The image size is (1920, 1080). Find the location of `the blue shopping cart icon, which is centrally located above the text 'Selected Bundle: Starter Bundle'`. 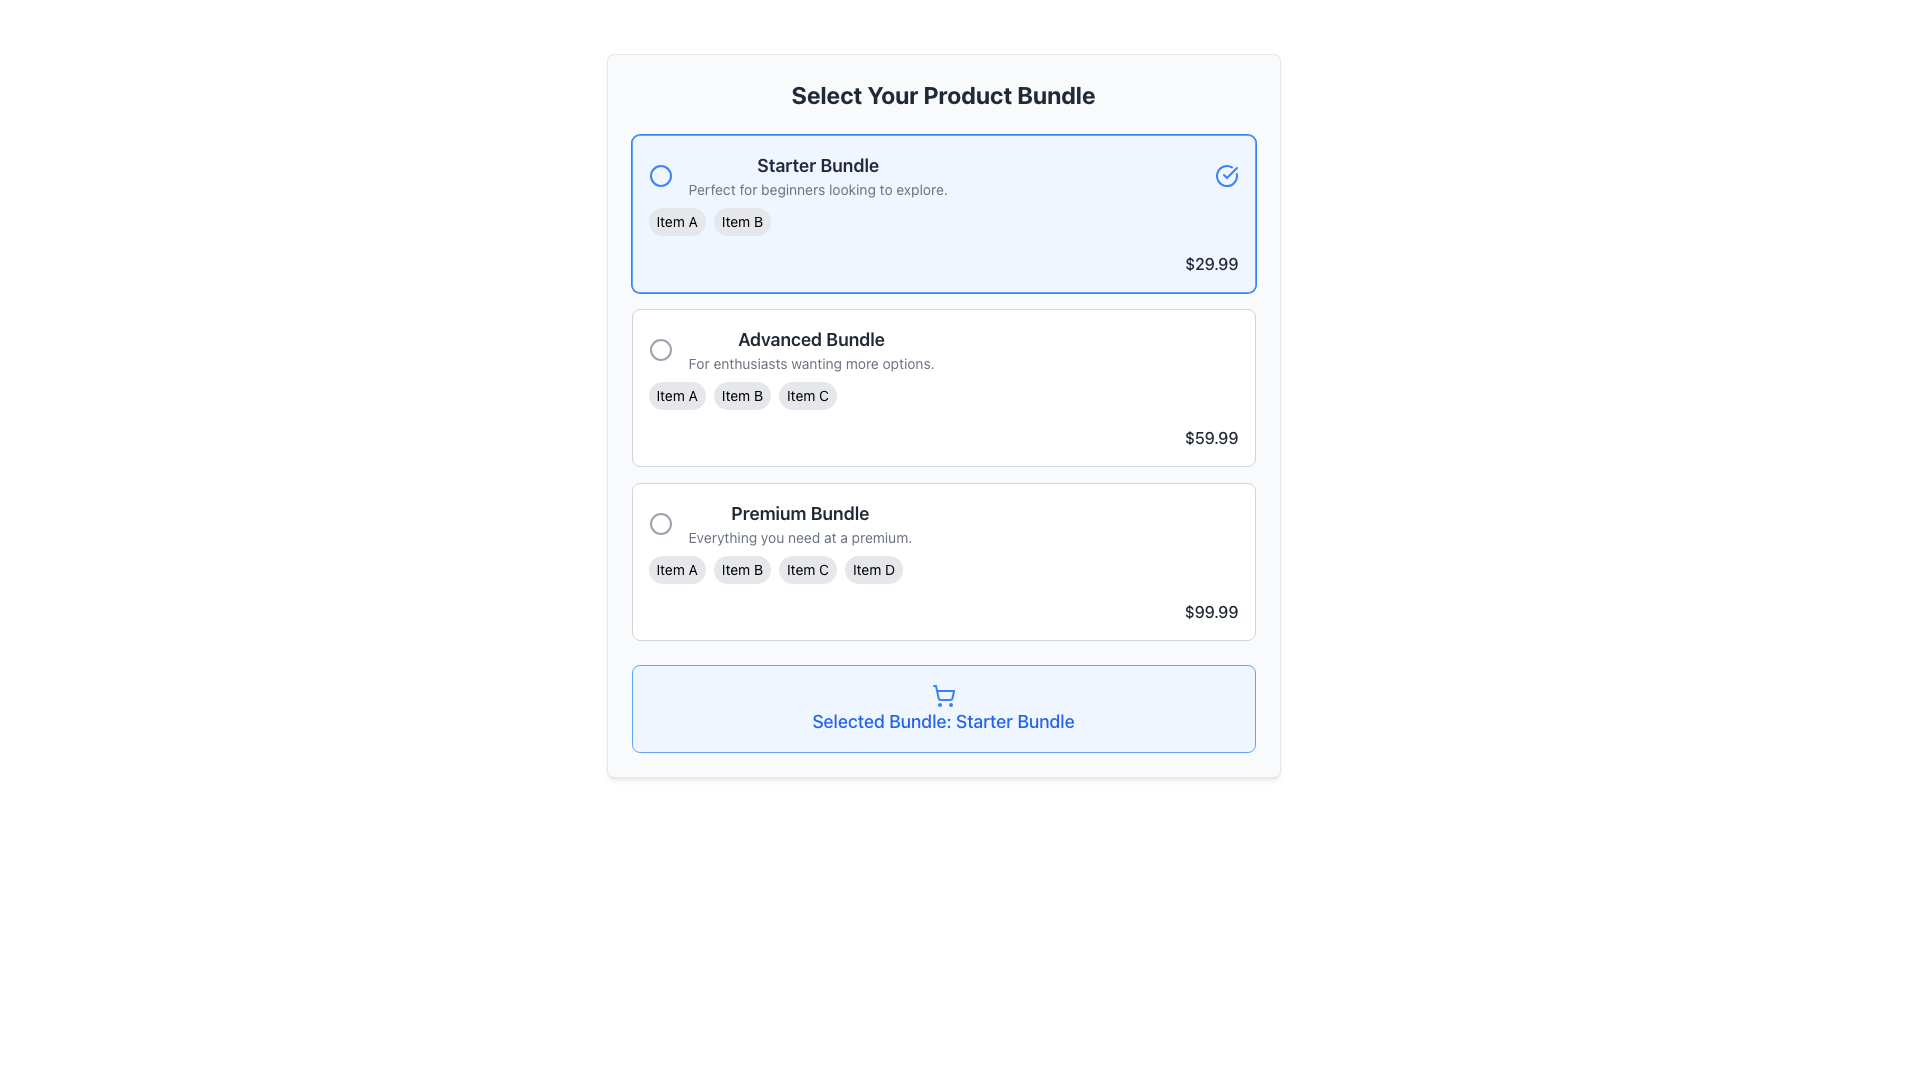

the blue shopping cart icon, which is centrally located above the text 'Selected Bundle: Starter Bundle' is located at coordinates (942, 694).